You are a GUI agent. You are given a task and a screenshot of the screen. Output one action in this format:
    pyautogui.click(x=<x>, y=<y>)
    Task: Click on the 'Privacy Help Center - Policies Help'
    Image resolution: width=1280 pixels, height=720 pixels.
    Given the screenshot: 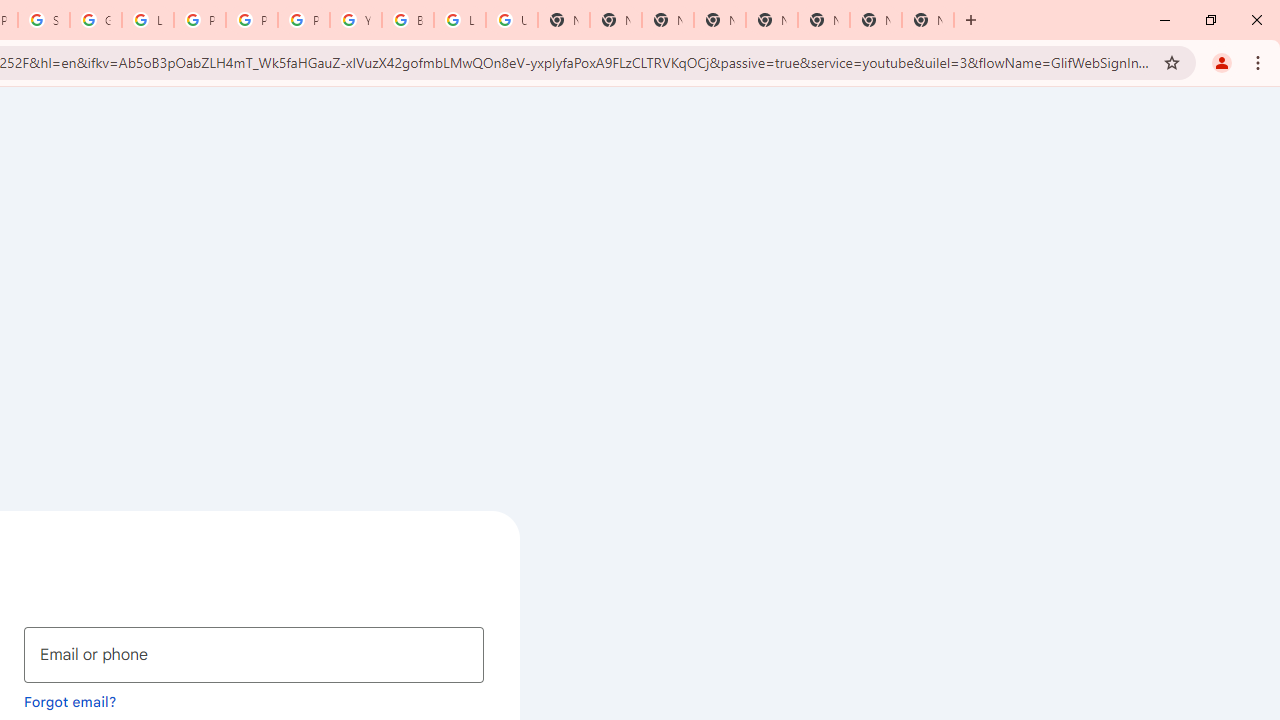 What is the action you would take?
    pyautogui.click(x=251, y=20)
    